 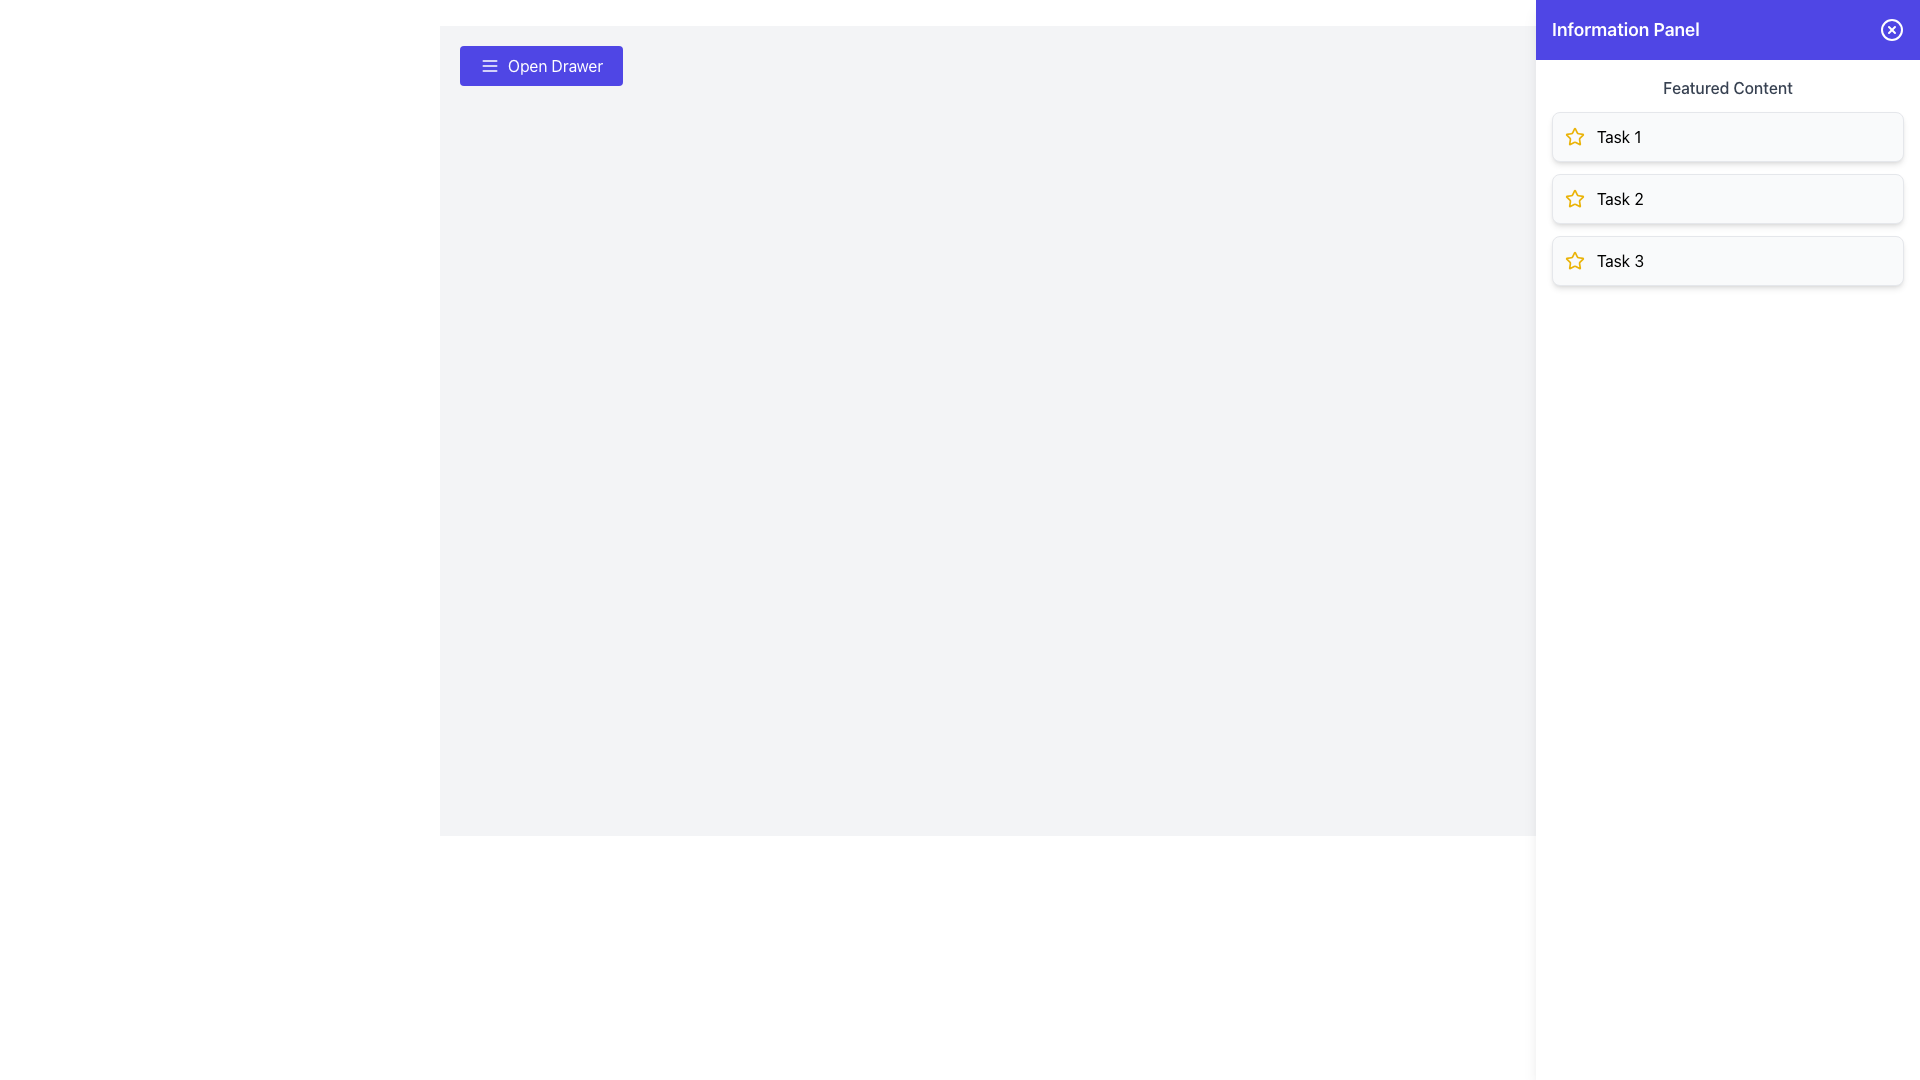 I want to click on the text label indicating a task in the second position of the 'Featured Content' section, located to the right of the yellow star icon, so click(x=1620, y=199).